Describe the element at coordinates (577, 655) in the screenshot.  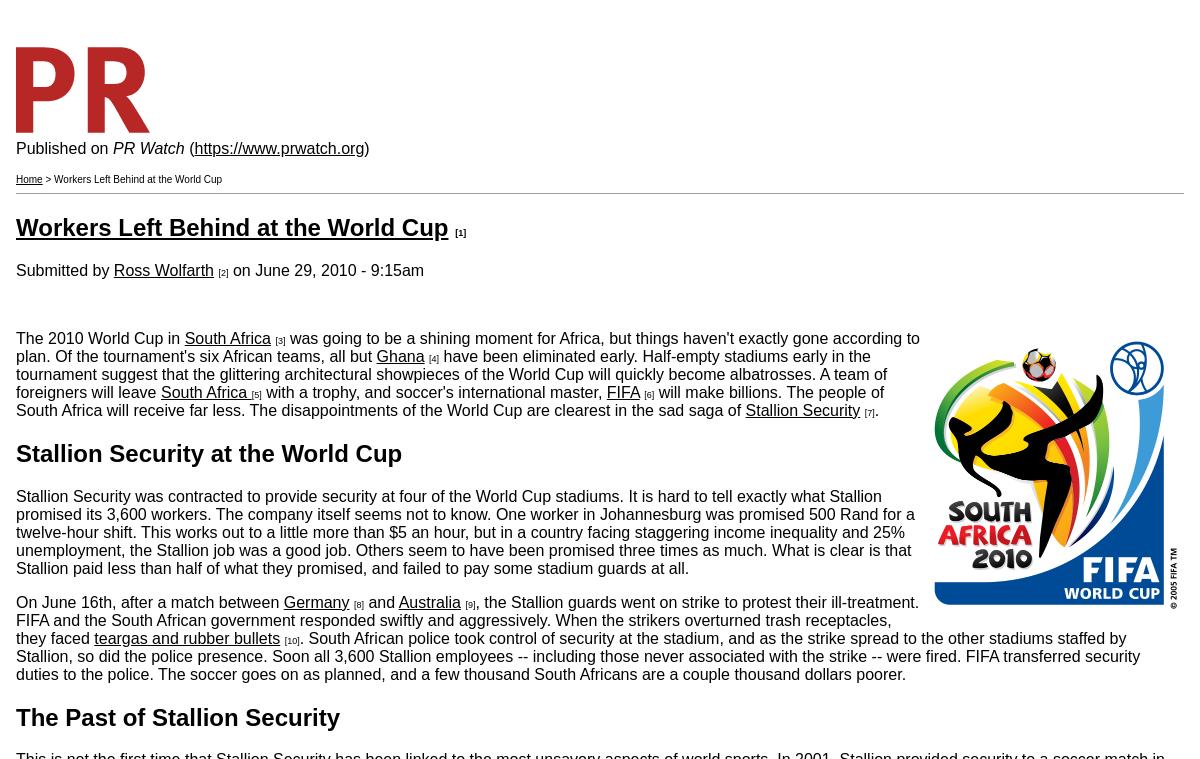
I see `'. South African police took control of security at the stadium, and as the strike spread to the other stadiums staffed by Stallion, so did the police presence. Soon all 3,600 Stallion employees -- including those never associated with the strike -- were fired. FIFA transferred security duties to the police. The soccer goes on as planned, and a few thousand South Africans are a couple thousand dollars poorer.'` at that location.